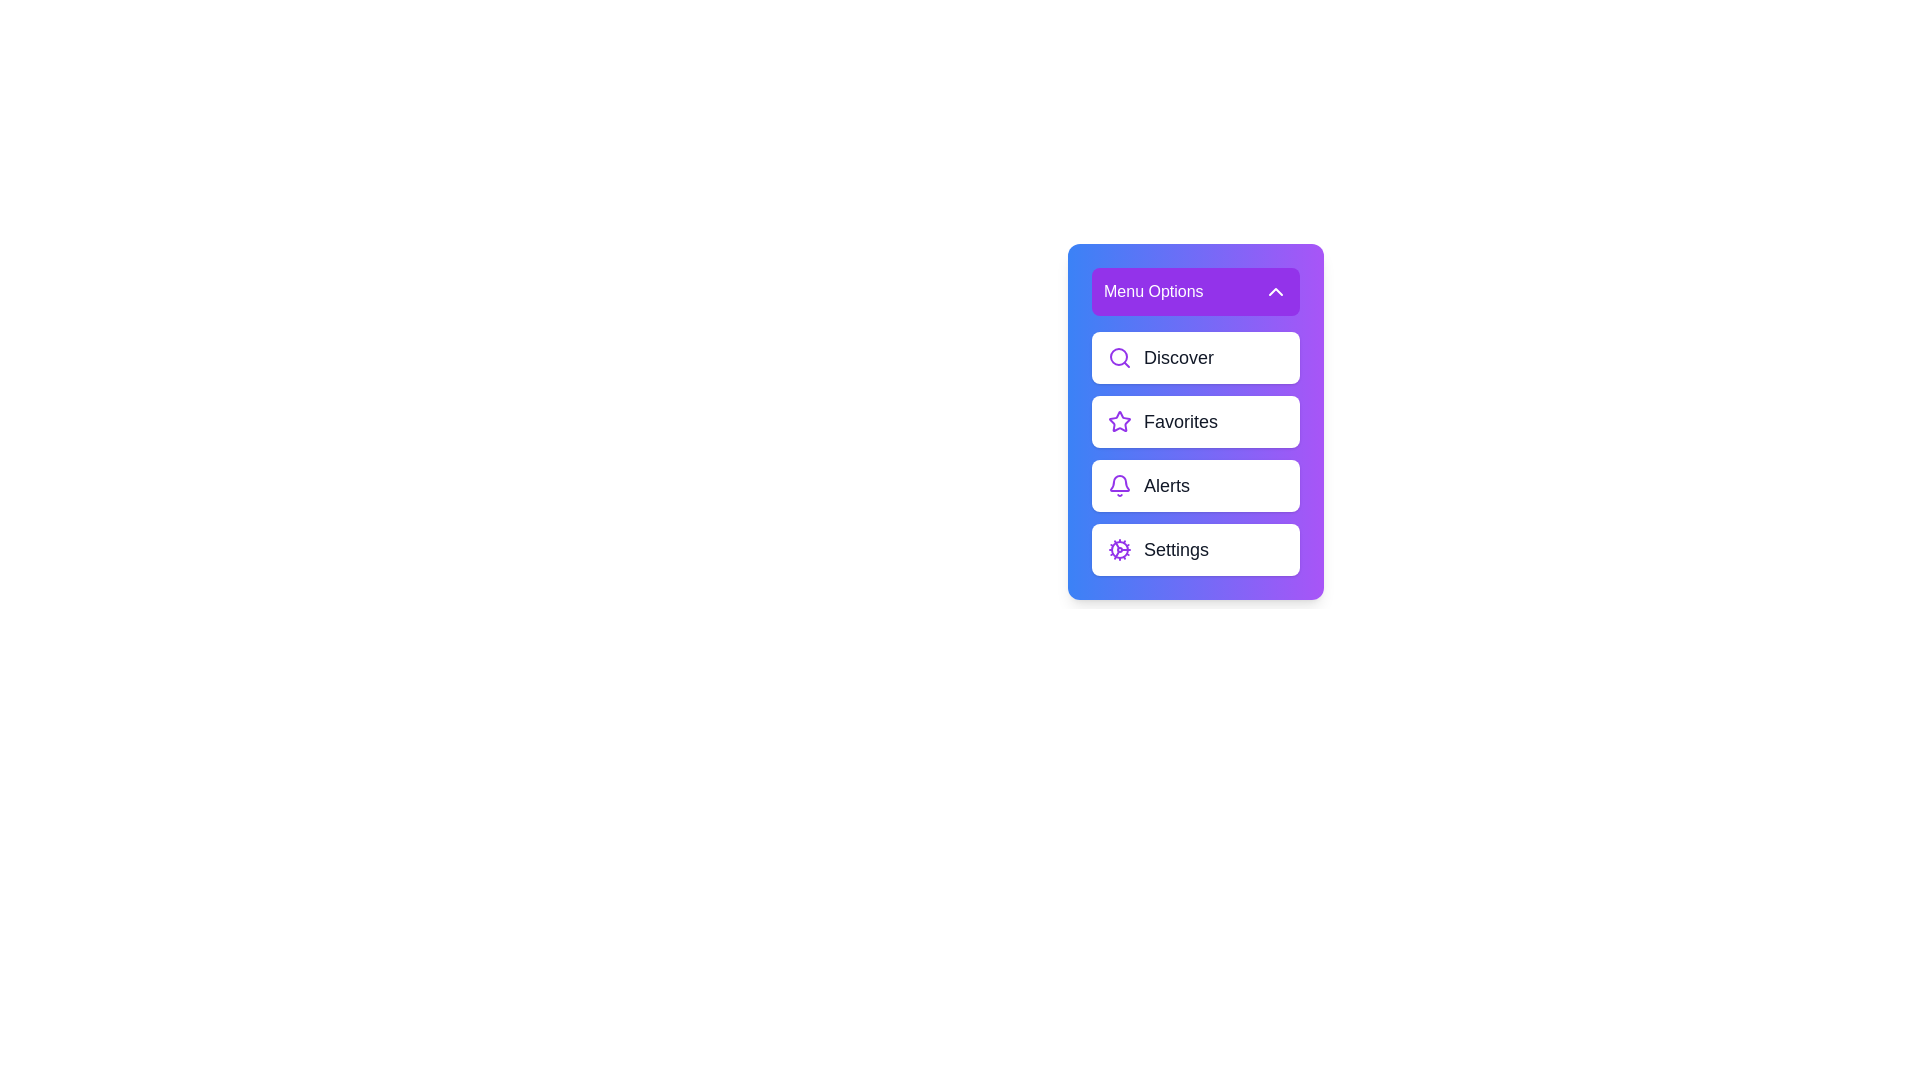 Image resolution: width=1920 pixels, height=1080 pixels. I want to click on the magnifying glass icon representing the search functionality in the 'Discover' menu item, located near the top left corner, so click(1117, 356).